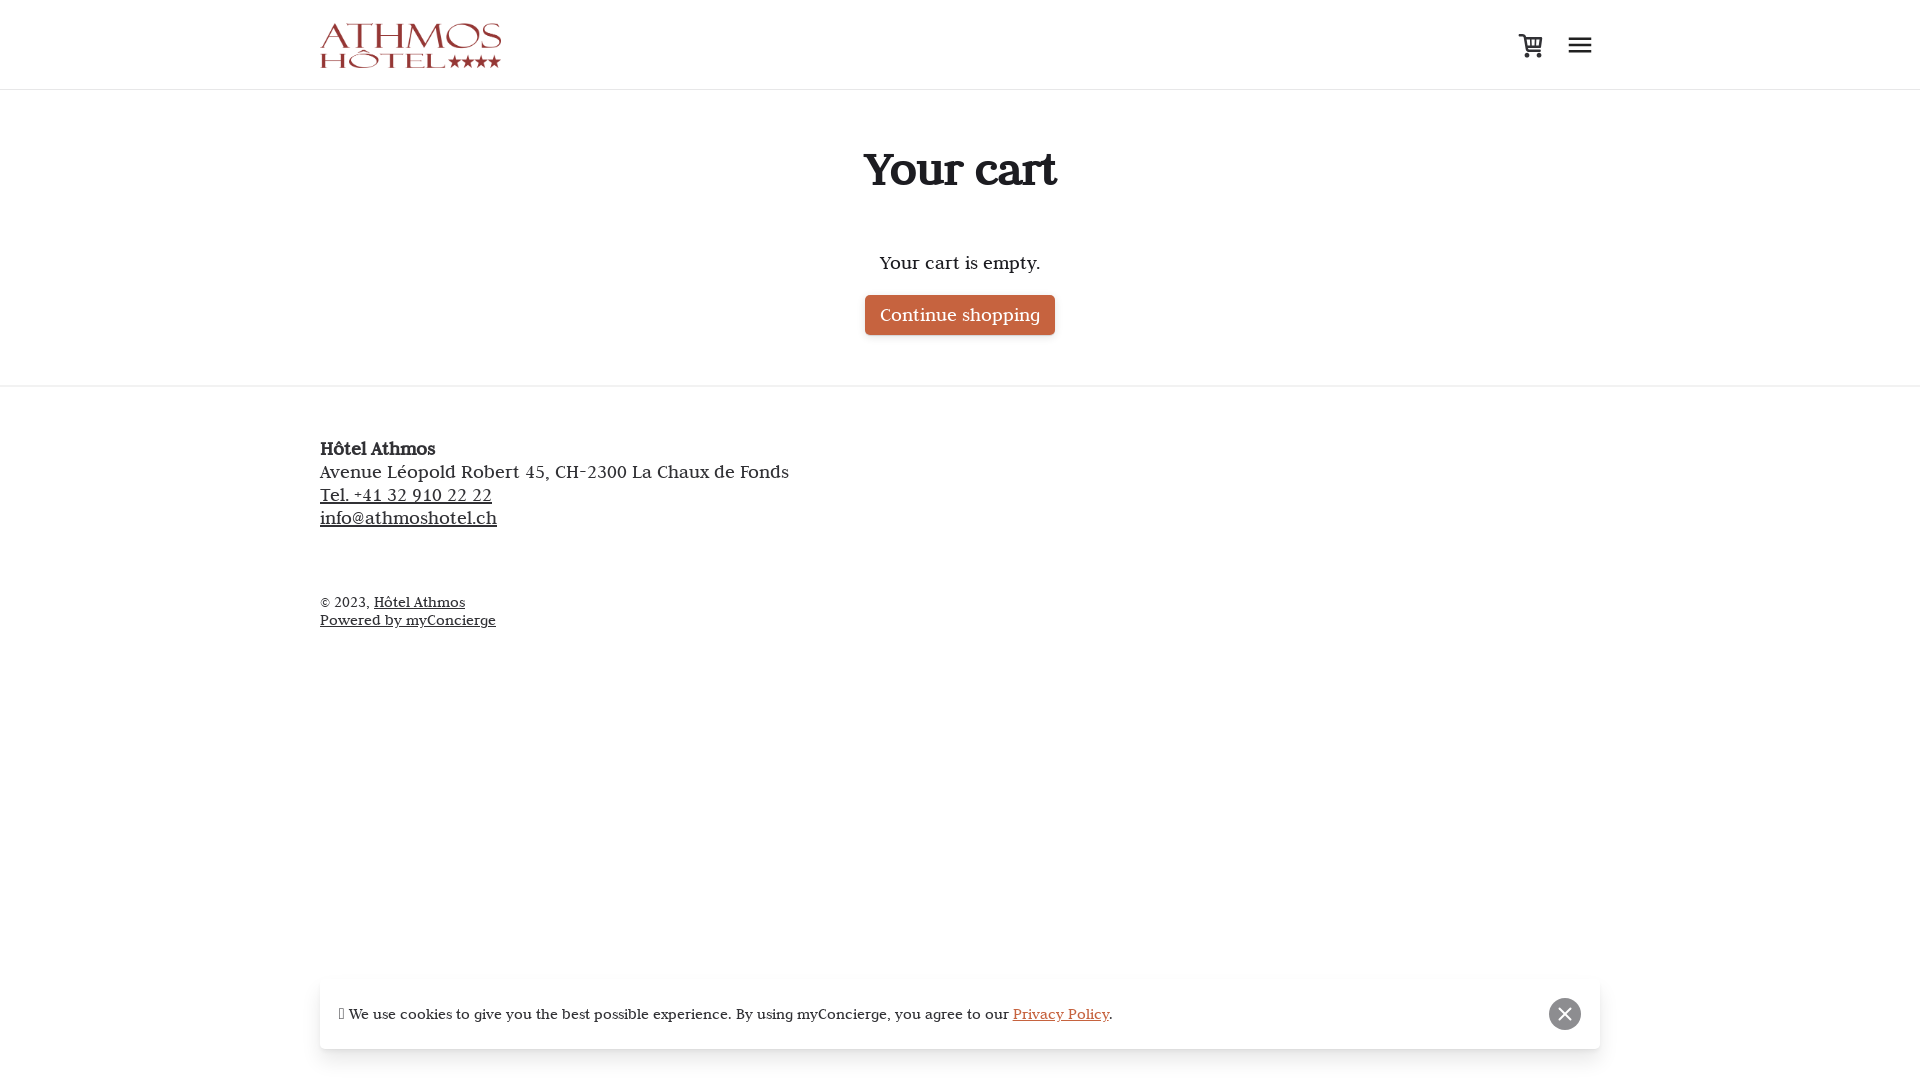  I want to click on 'info@athmoshotel.ch', so click(407, 516).